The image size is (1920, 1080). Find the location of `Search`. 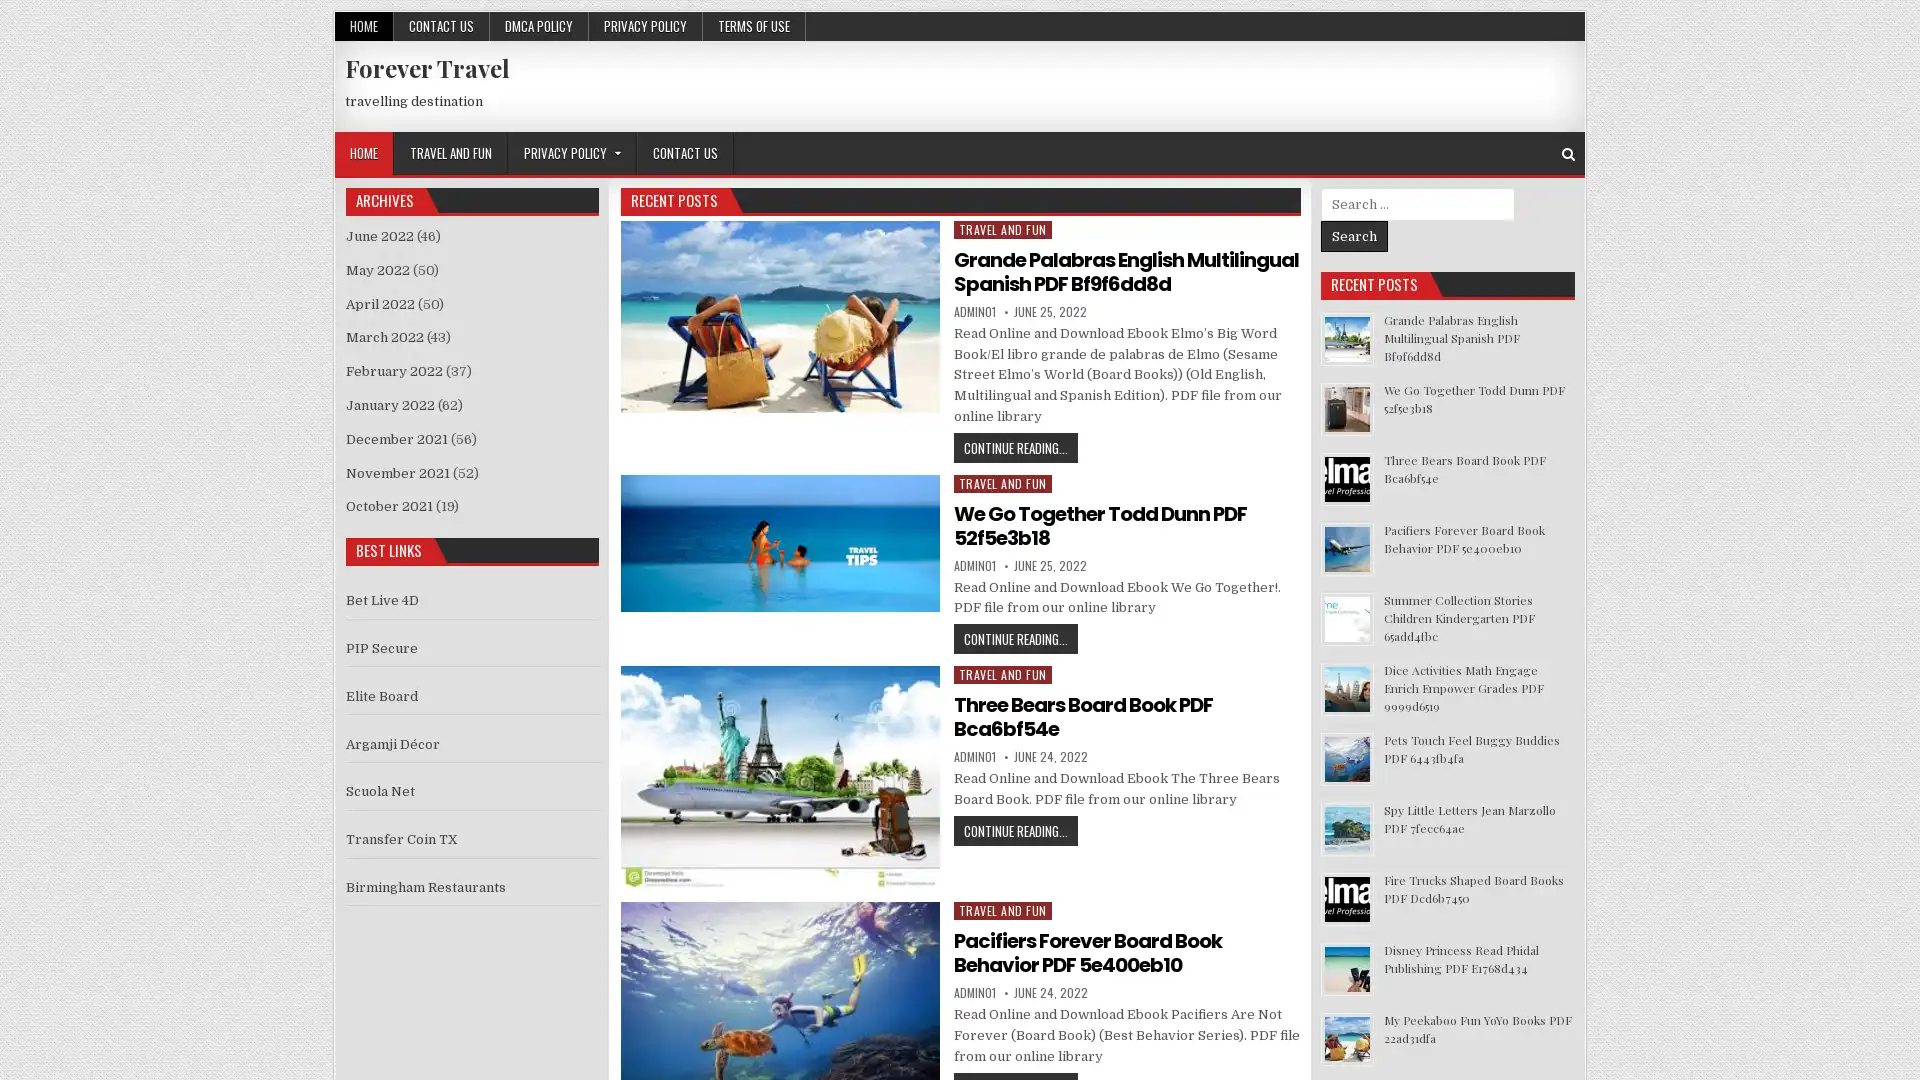

Search is located at coordinates (1354, 235).